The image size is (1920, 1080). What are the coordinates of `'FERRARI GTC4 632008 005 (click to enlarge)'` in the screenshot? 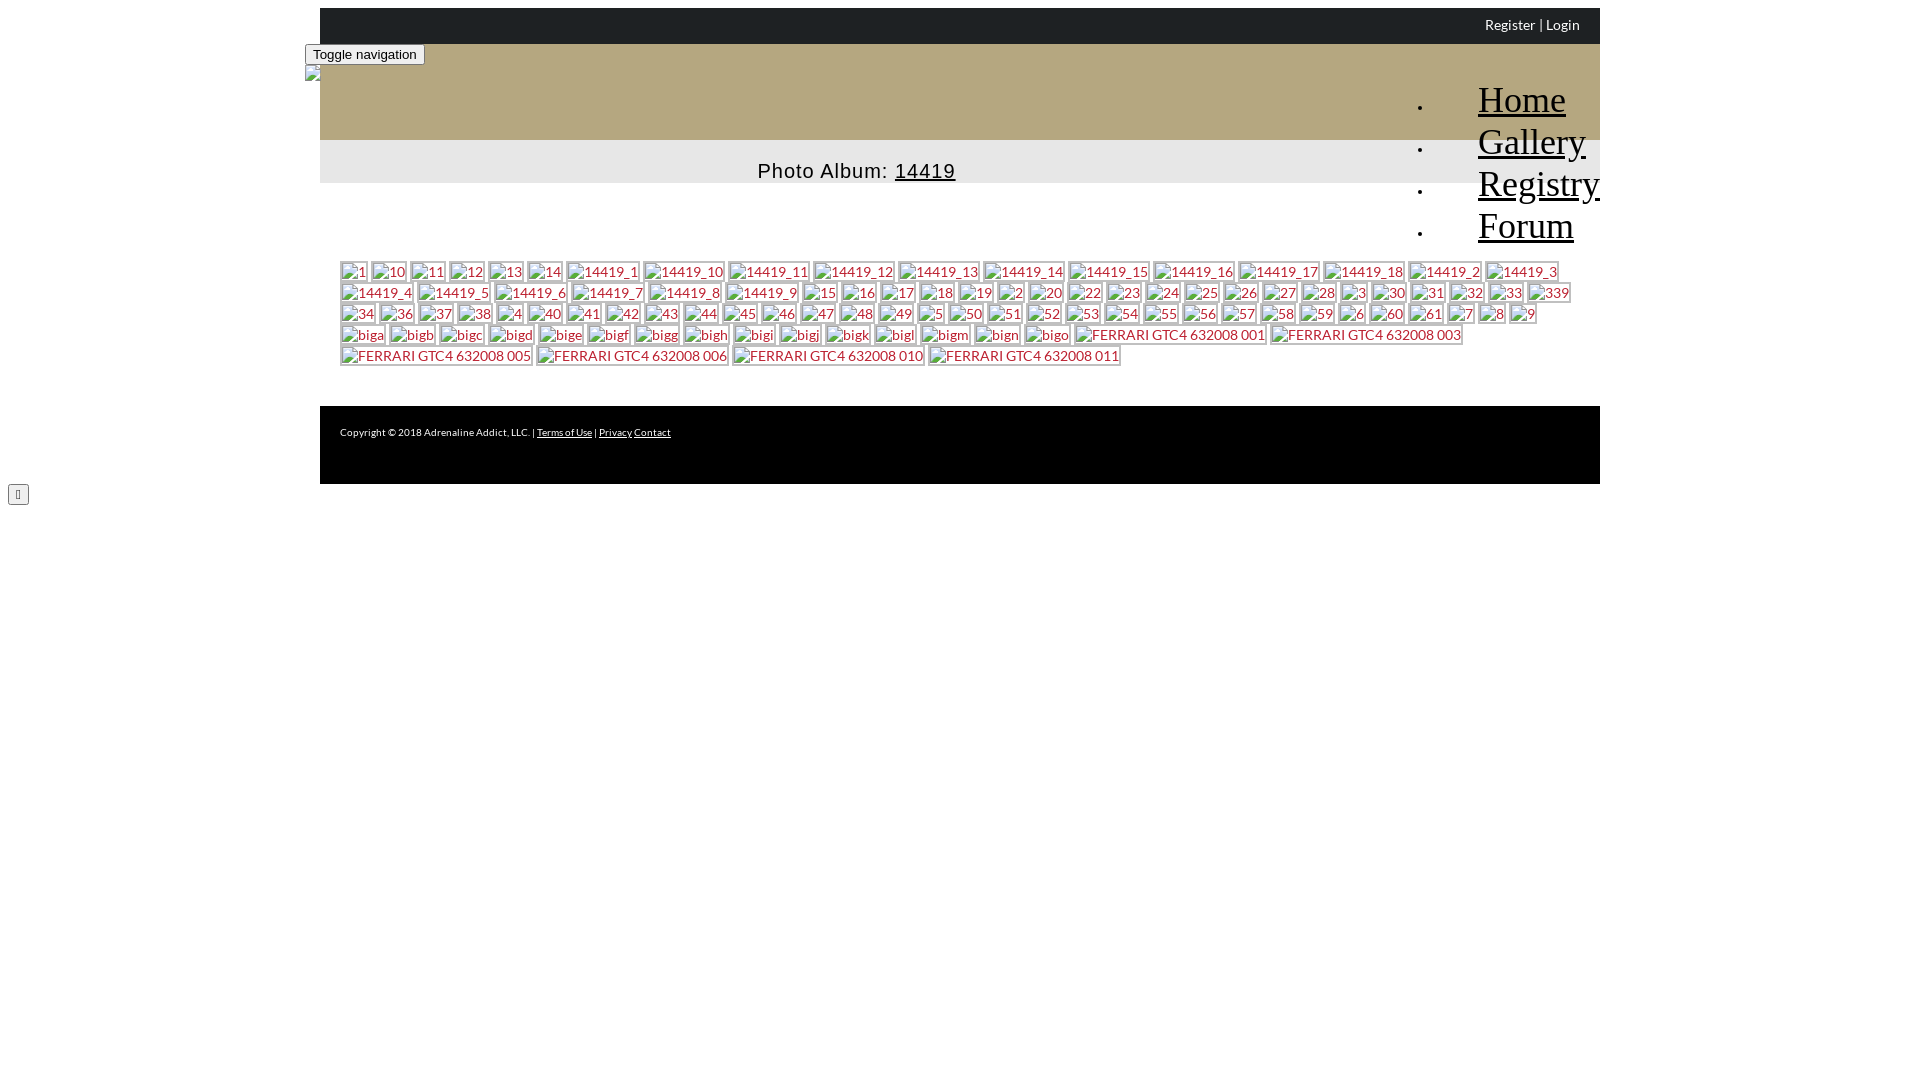 It's located at (435, 354).